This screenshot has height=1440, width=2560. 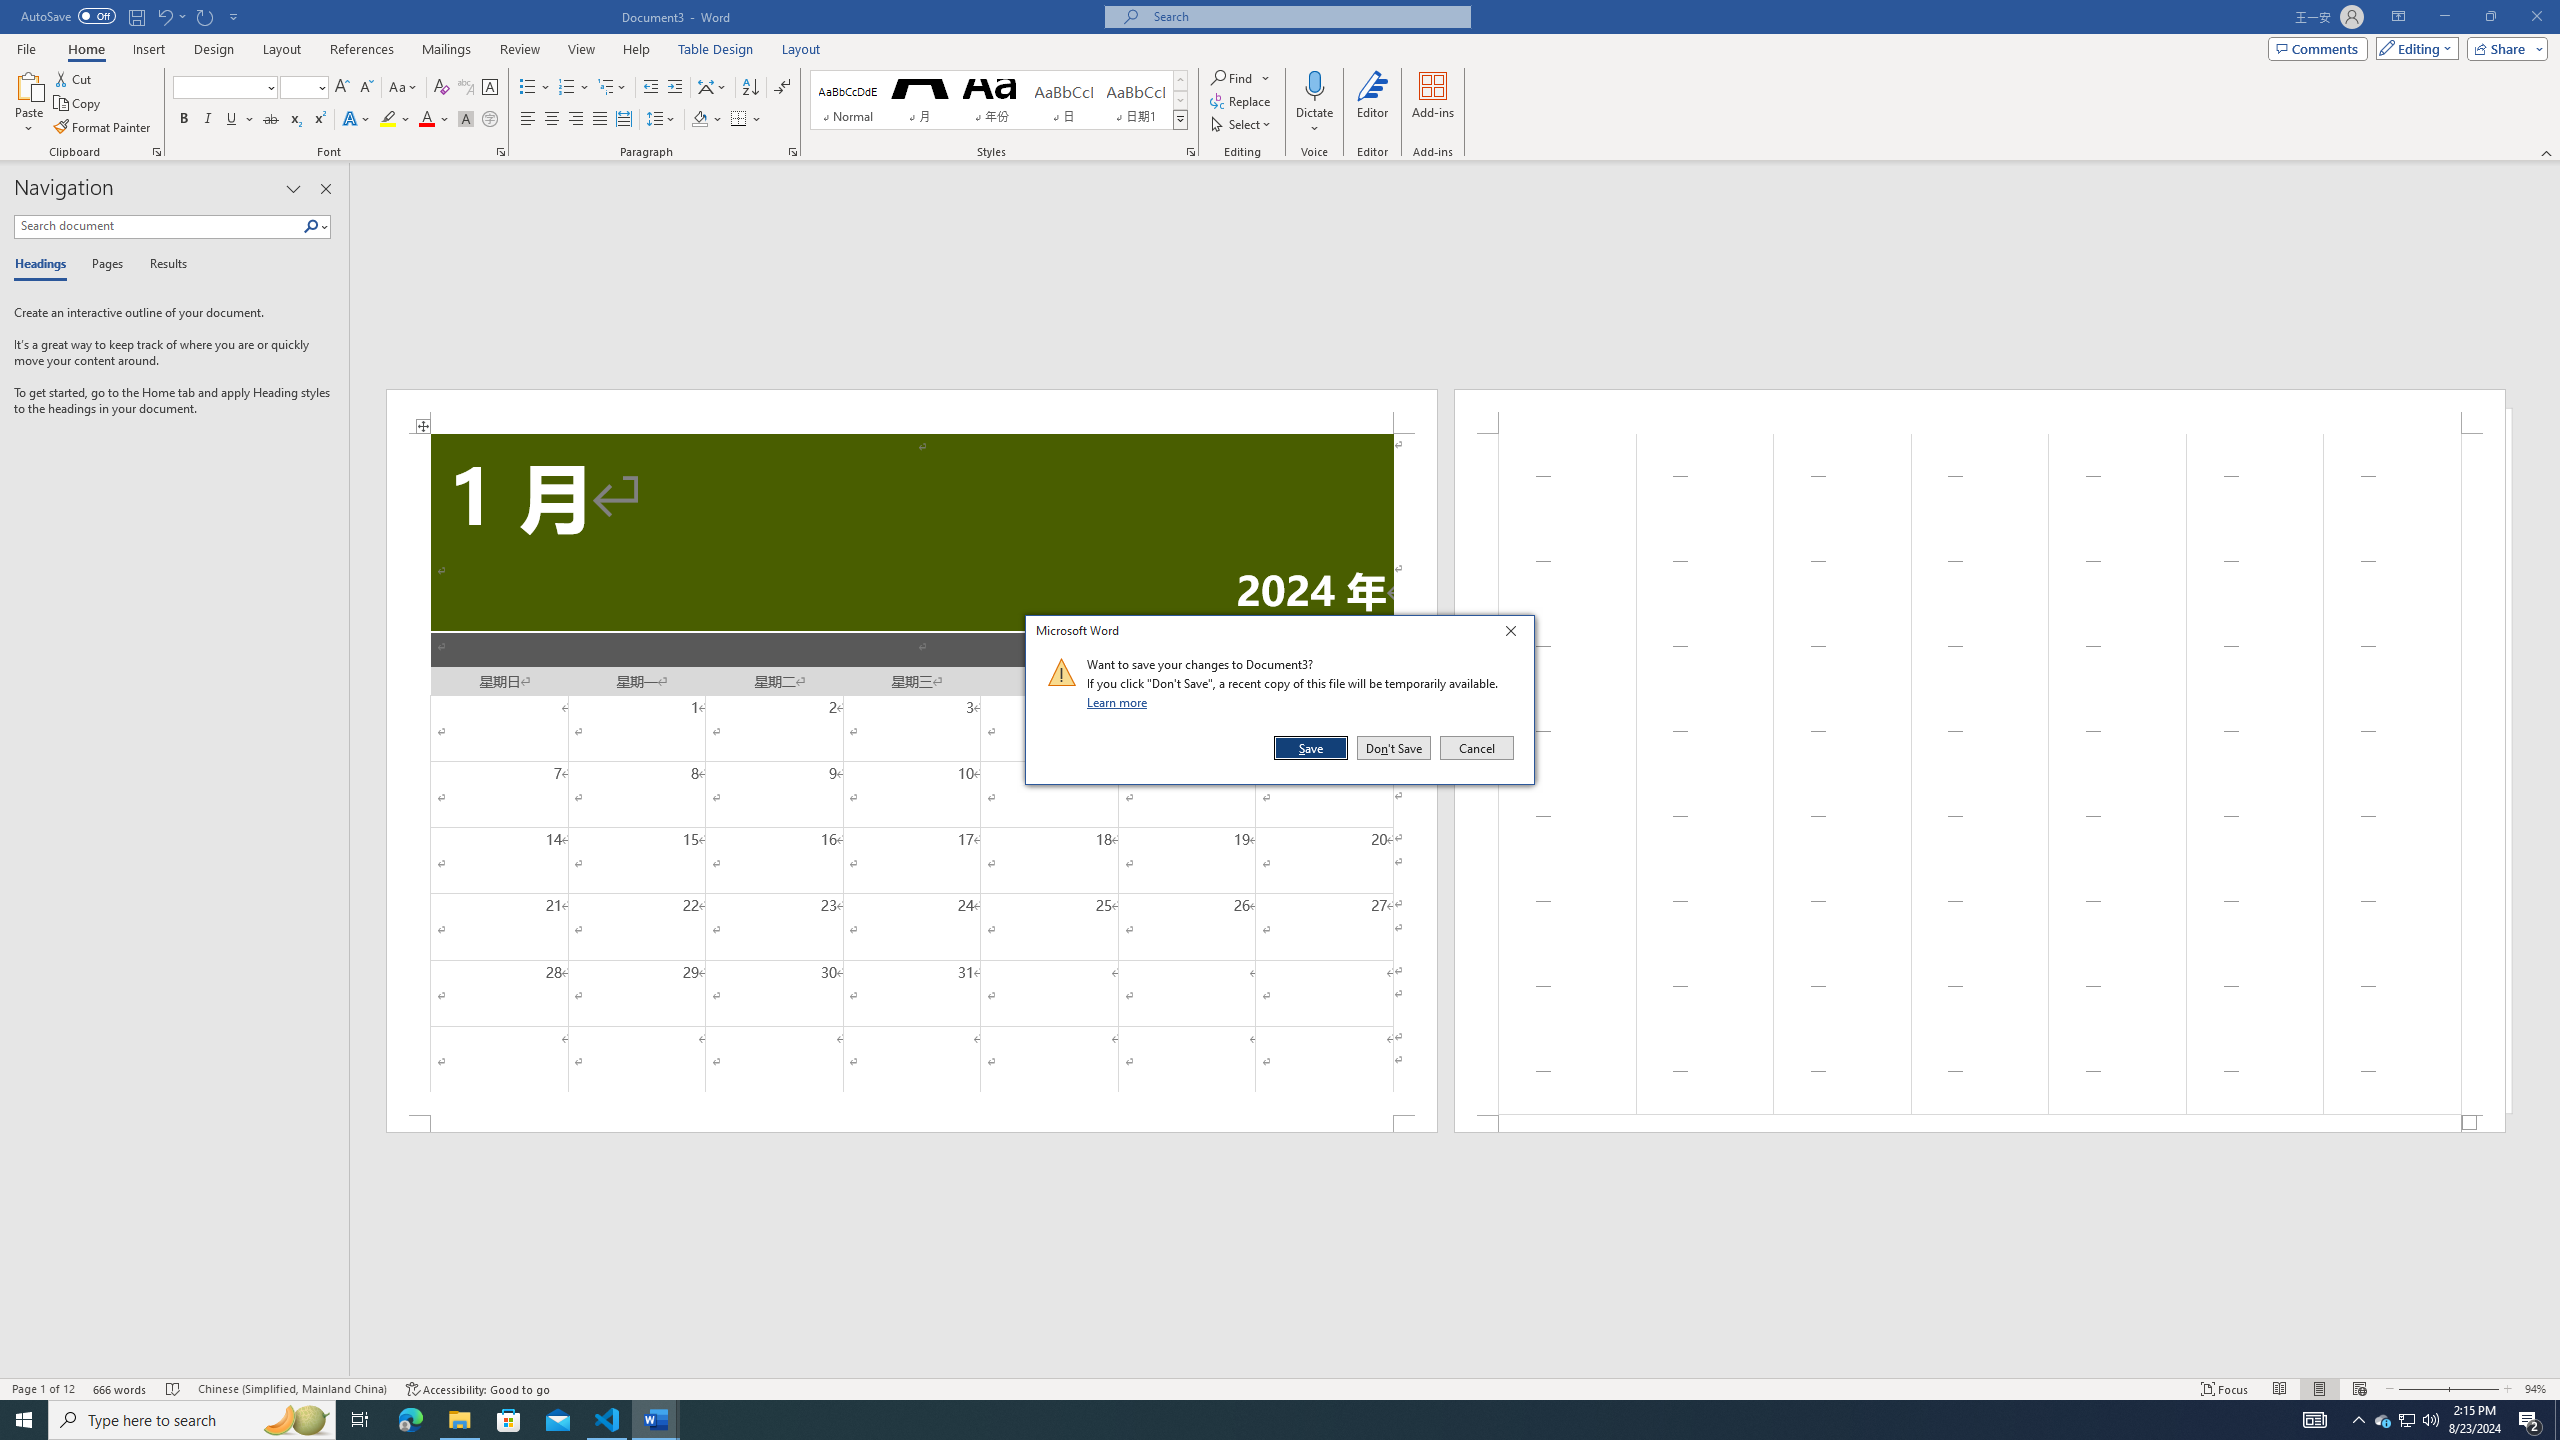 I want to click on 'Superscript', so click(x=317, y=118).